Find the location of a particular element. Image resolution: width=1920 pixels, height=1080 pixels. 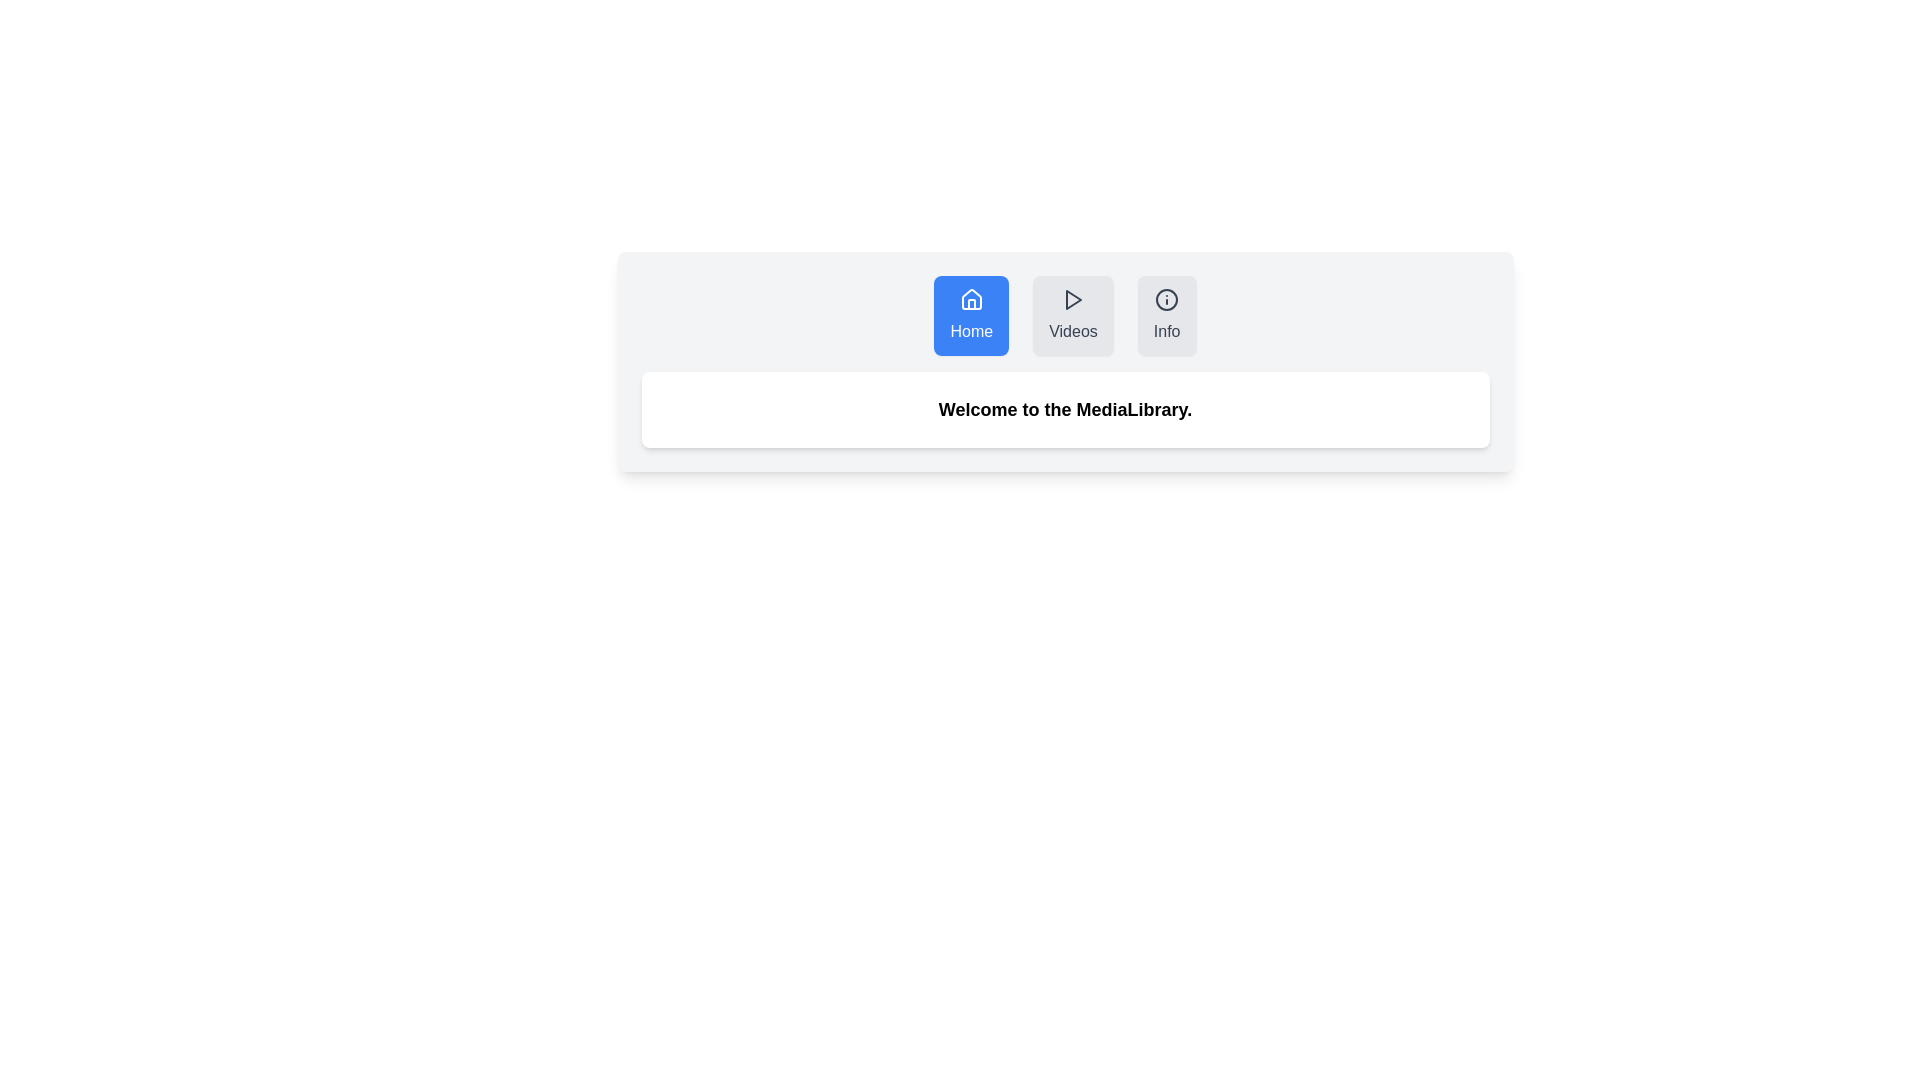

the tab labeled Home to observe styling changes is located at coordinates (971, 315).